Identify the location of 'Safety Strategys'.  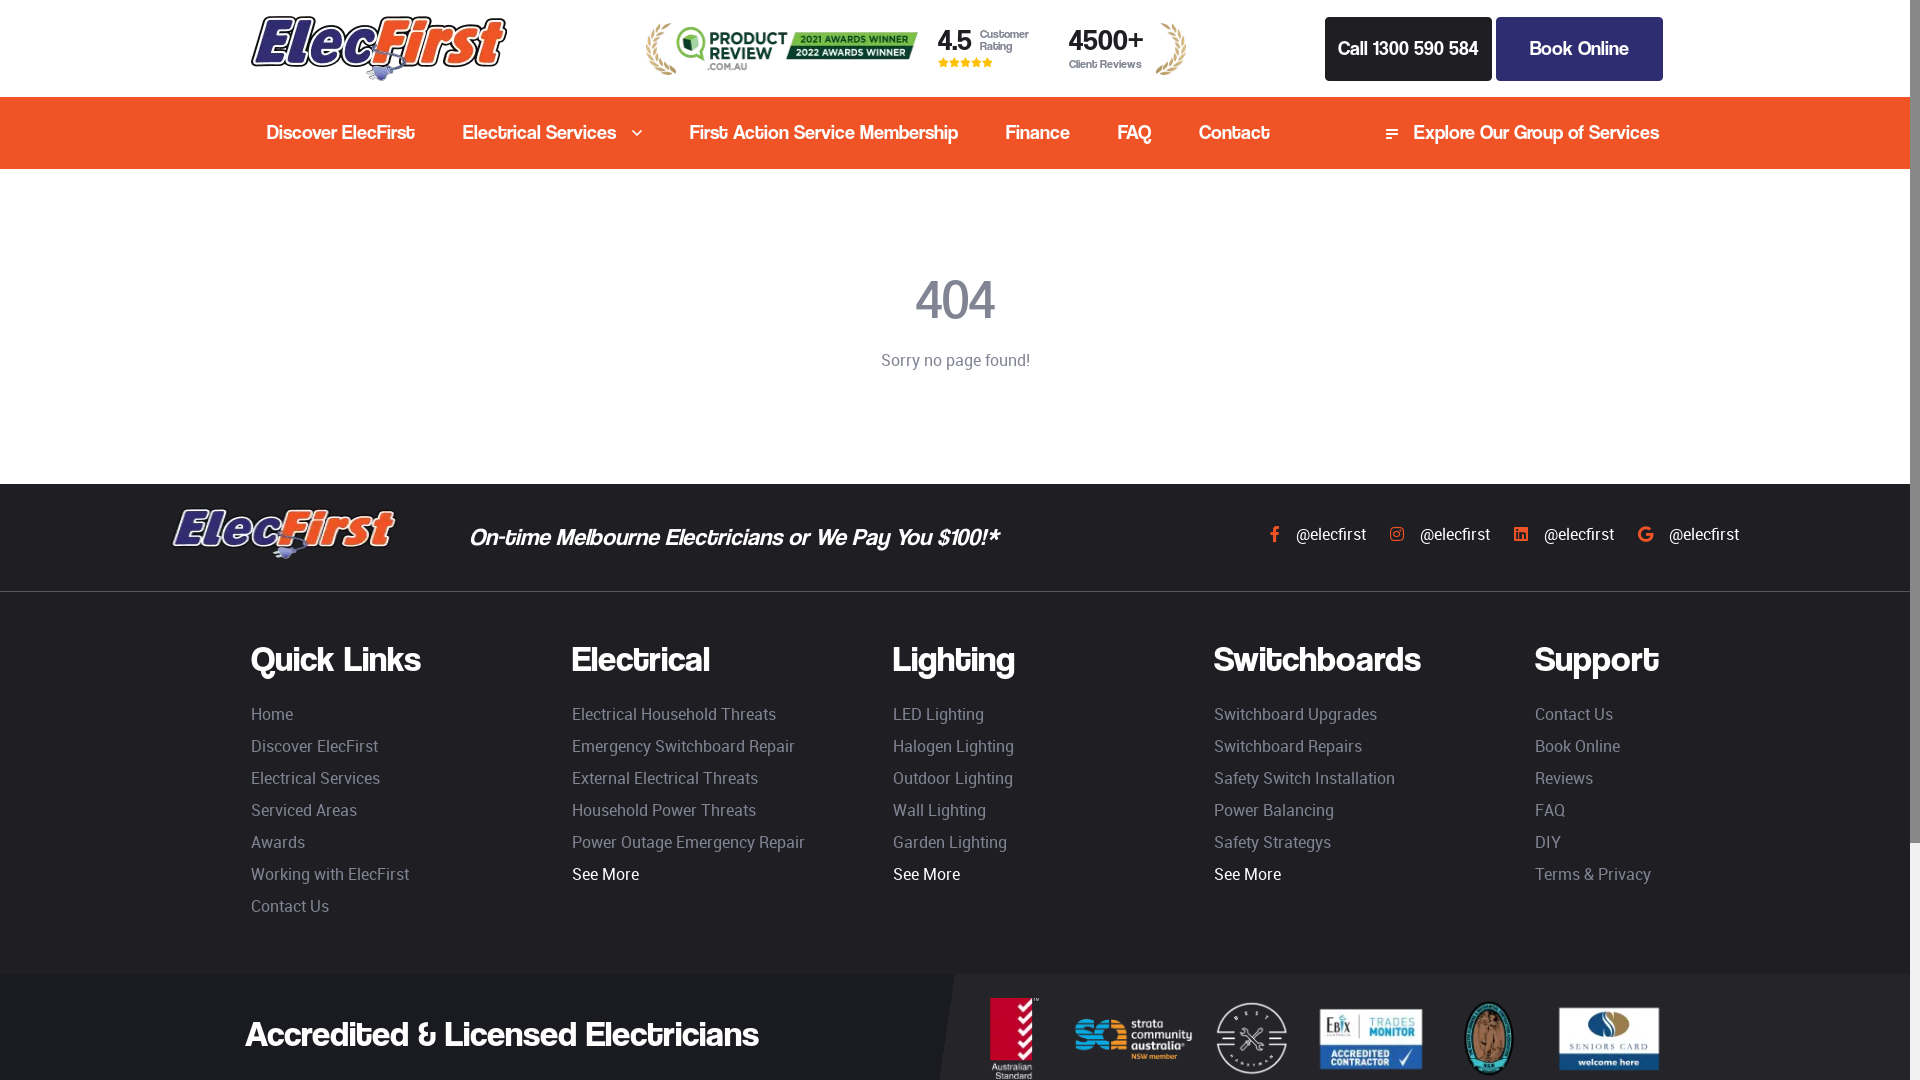
(1213, 841).